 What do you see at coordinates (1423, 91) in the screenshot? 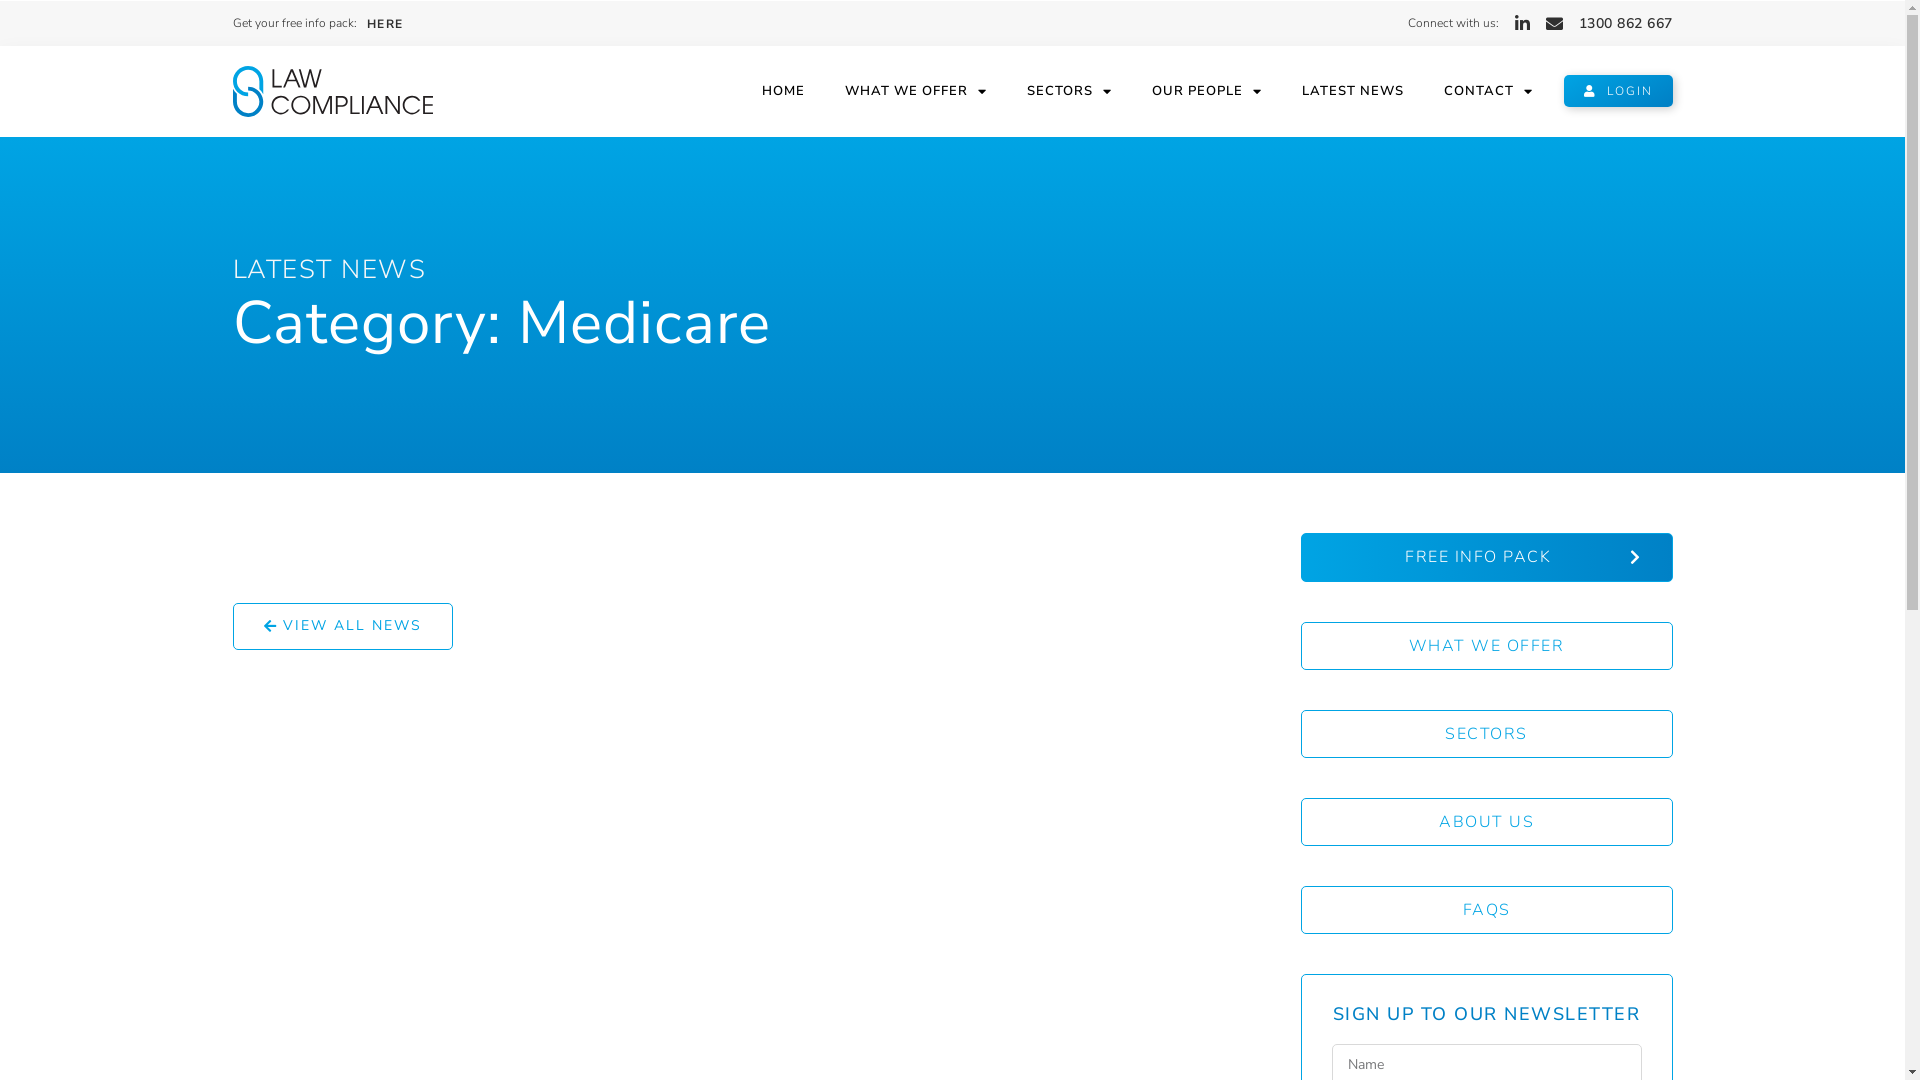
I see `'CONTACT'` at bounding box center [1423, 91].